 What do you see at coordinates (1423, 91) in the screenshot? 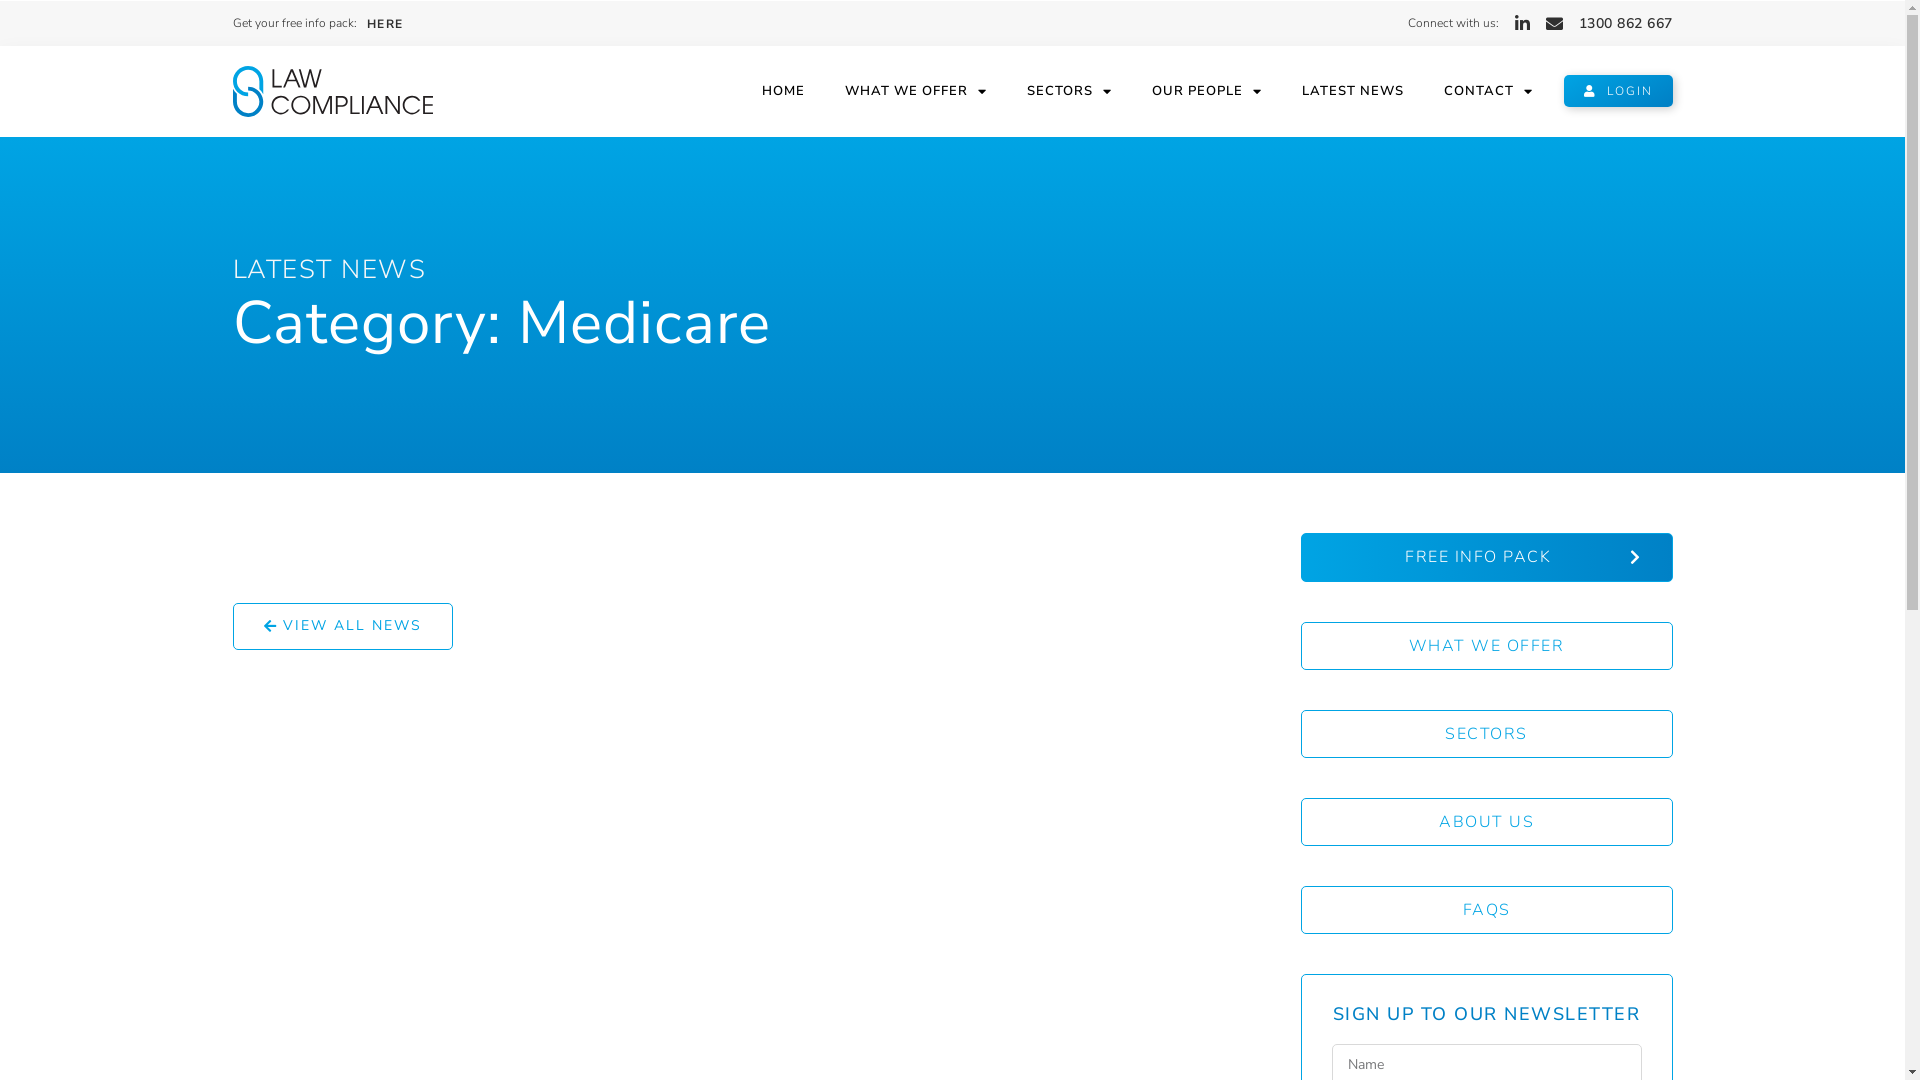
I see `'CONTACT'` at bounding box center [1423, 91].